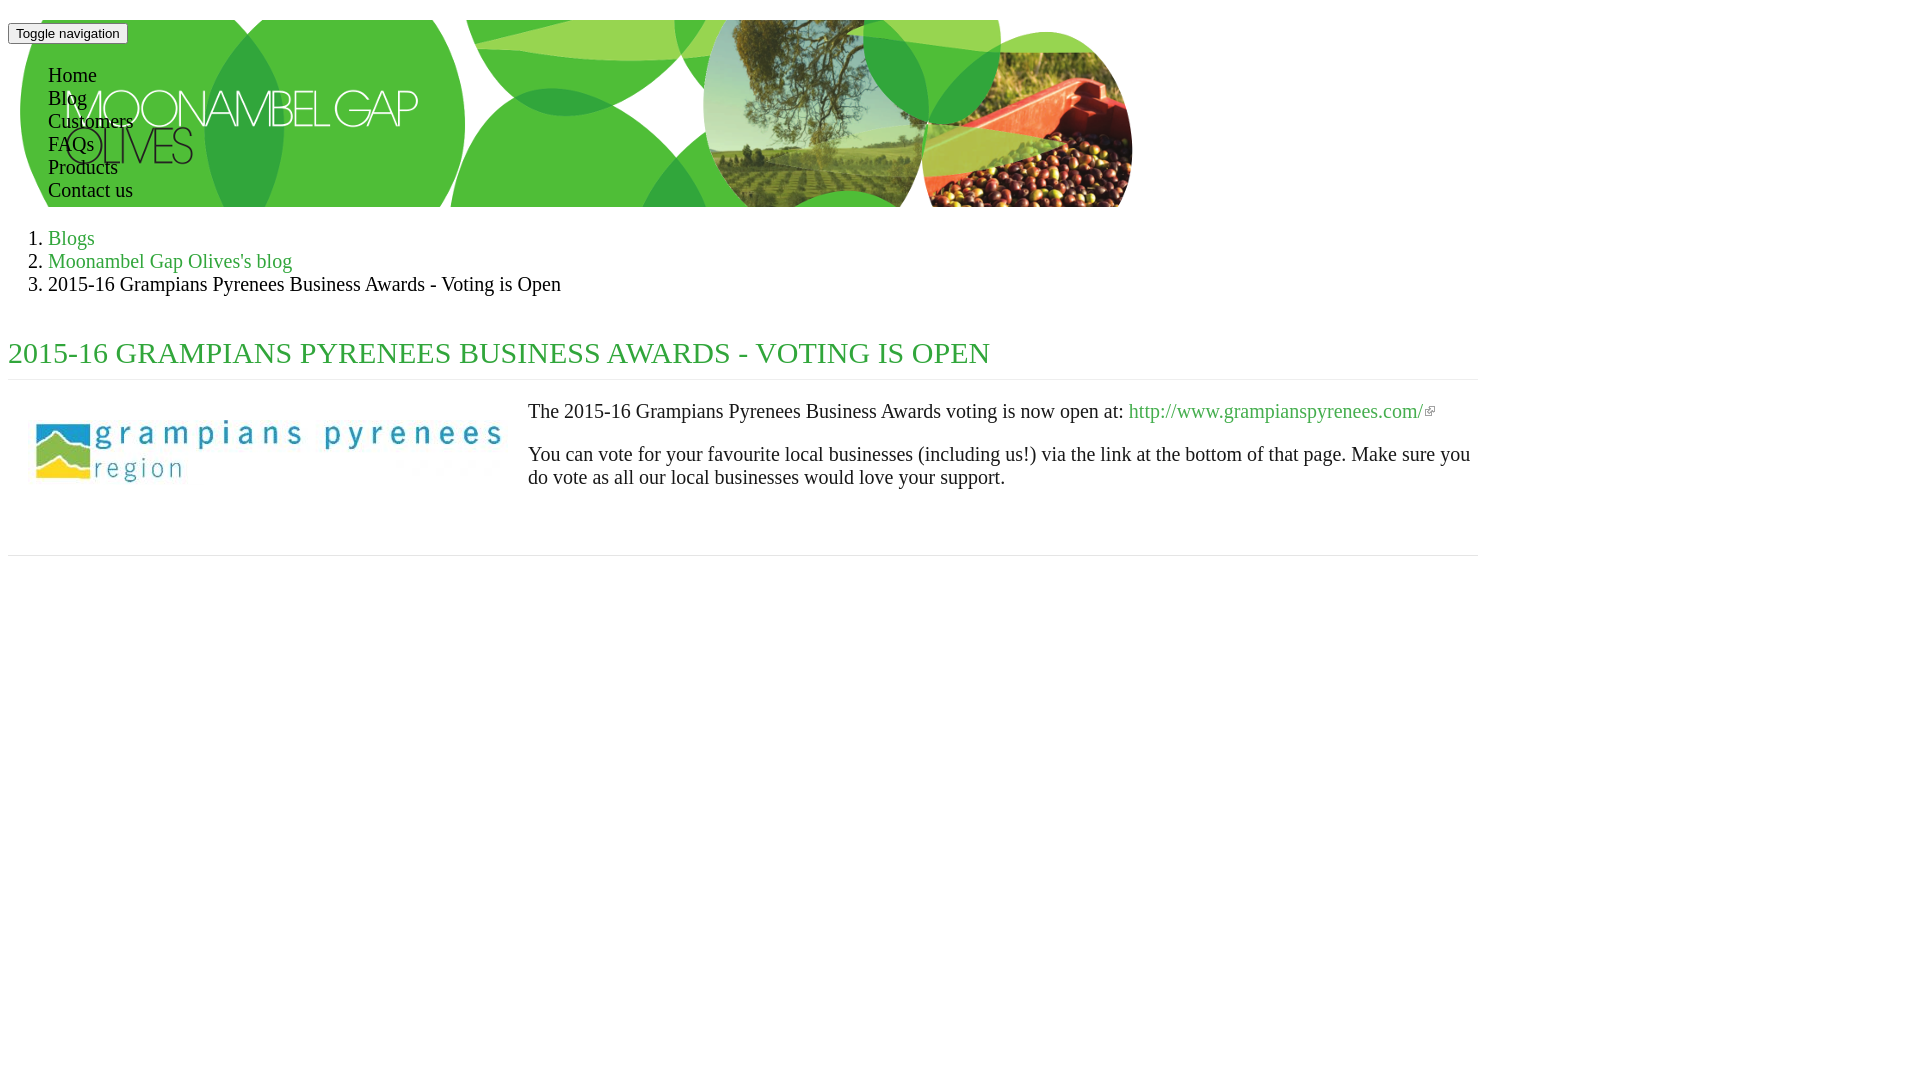 The height and width of the screenshot is (1080, 1920). Describe the element at coordinates (67, 97) in the screenshot. I see `'Blog'` at that location.